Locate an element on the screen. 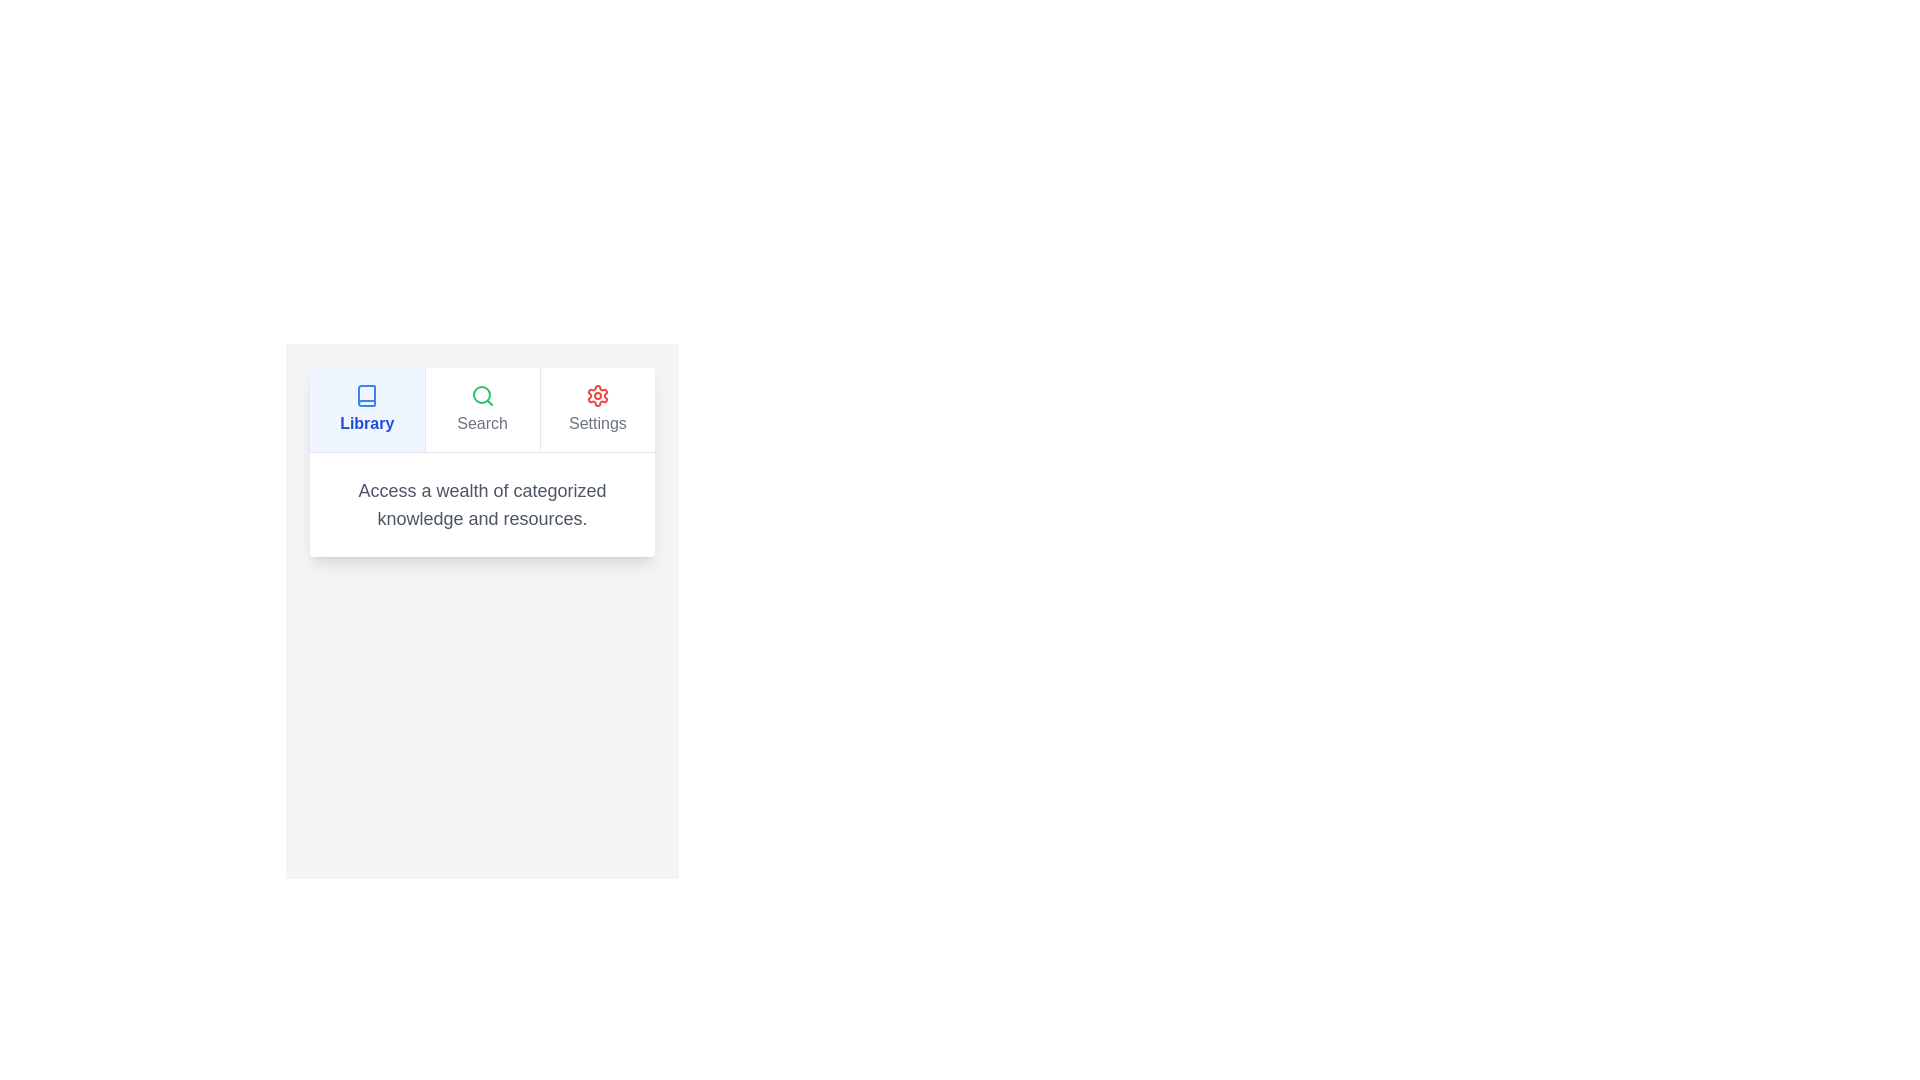  the Search tab by clicking on it is located at coordinates (481, 408).